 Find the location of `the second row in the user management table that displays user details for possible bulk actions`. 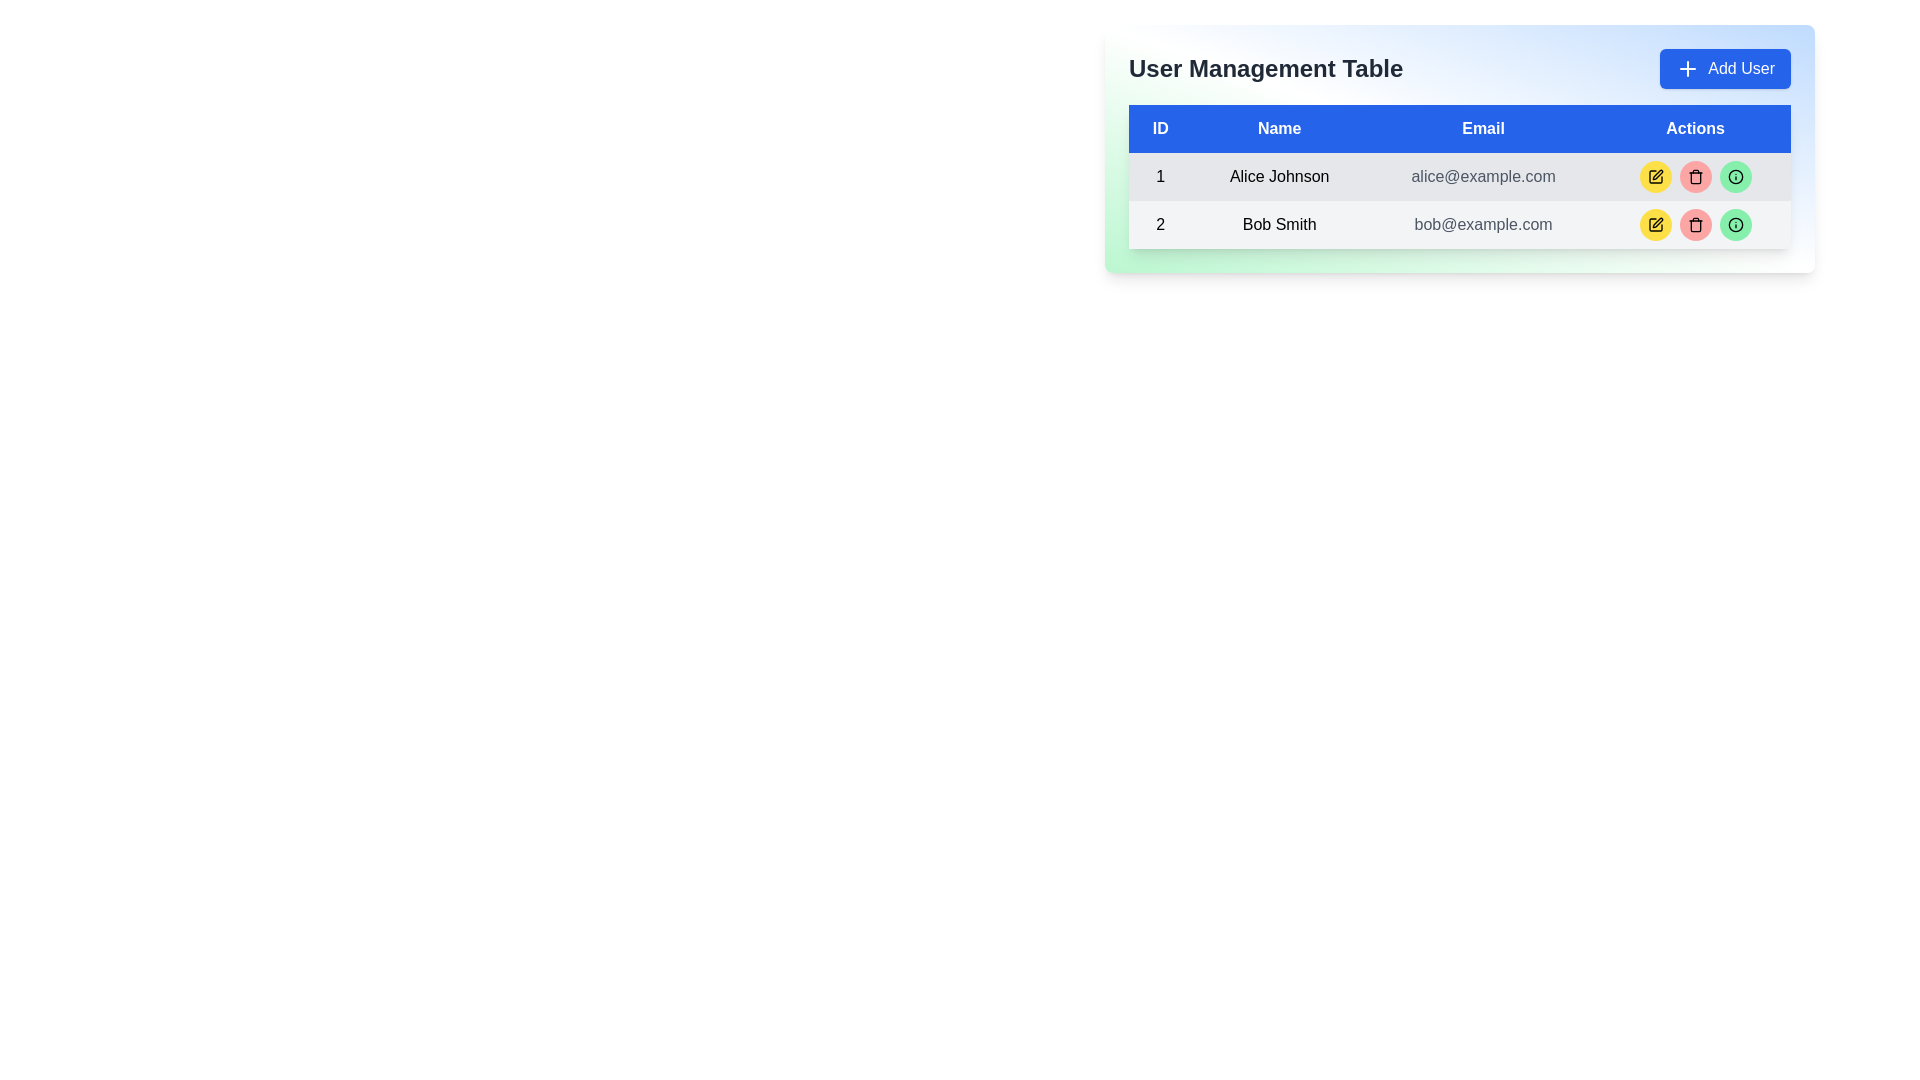

the second row in the user management table that displays user details for possible bulk actions is located at coordinates (1459, 224).